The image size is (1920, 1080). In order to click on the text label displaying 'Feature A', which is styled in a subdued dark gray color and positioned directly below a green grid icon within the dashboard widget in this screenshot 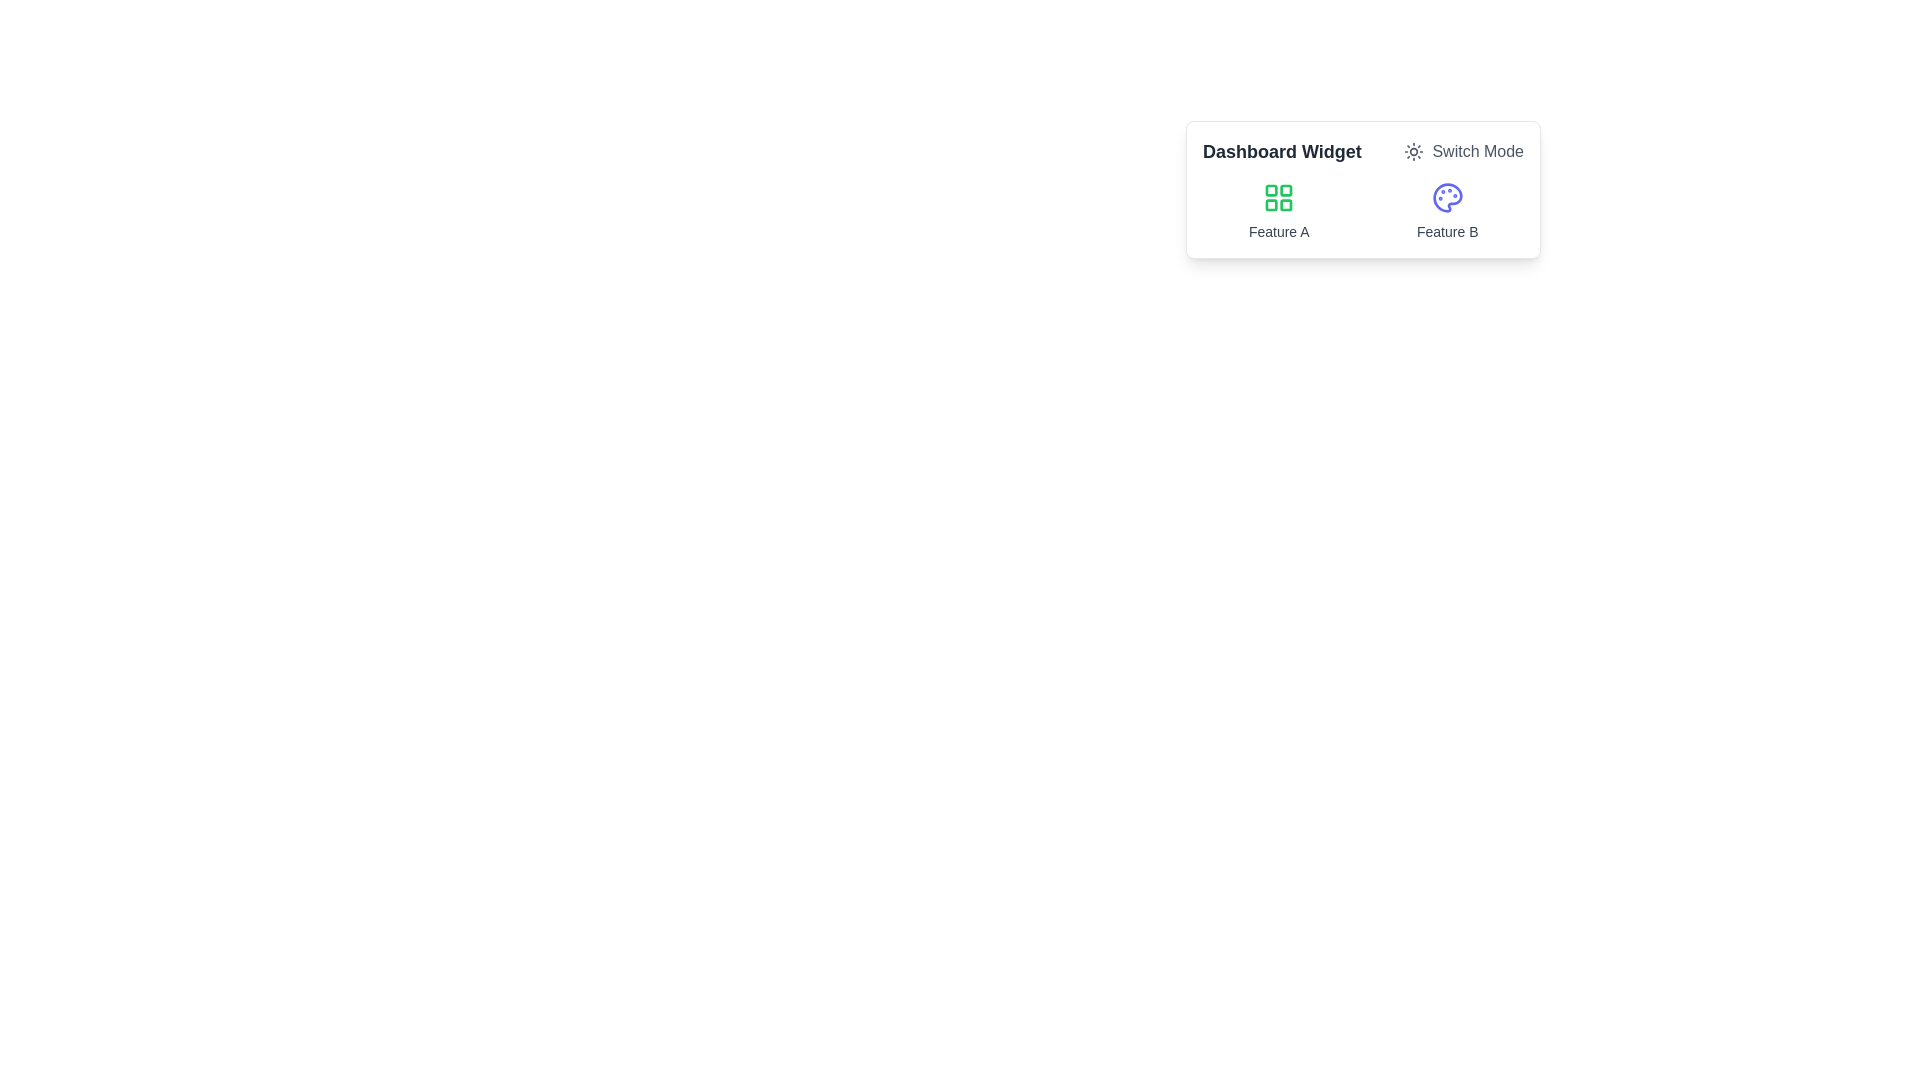, I will do `click(1278, 230)`.